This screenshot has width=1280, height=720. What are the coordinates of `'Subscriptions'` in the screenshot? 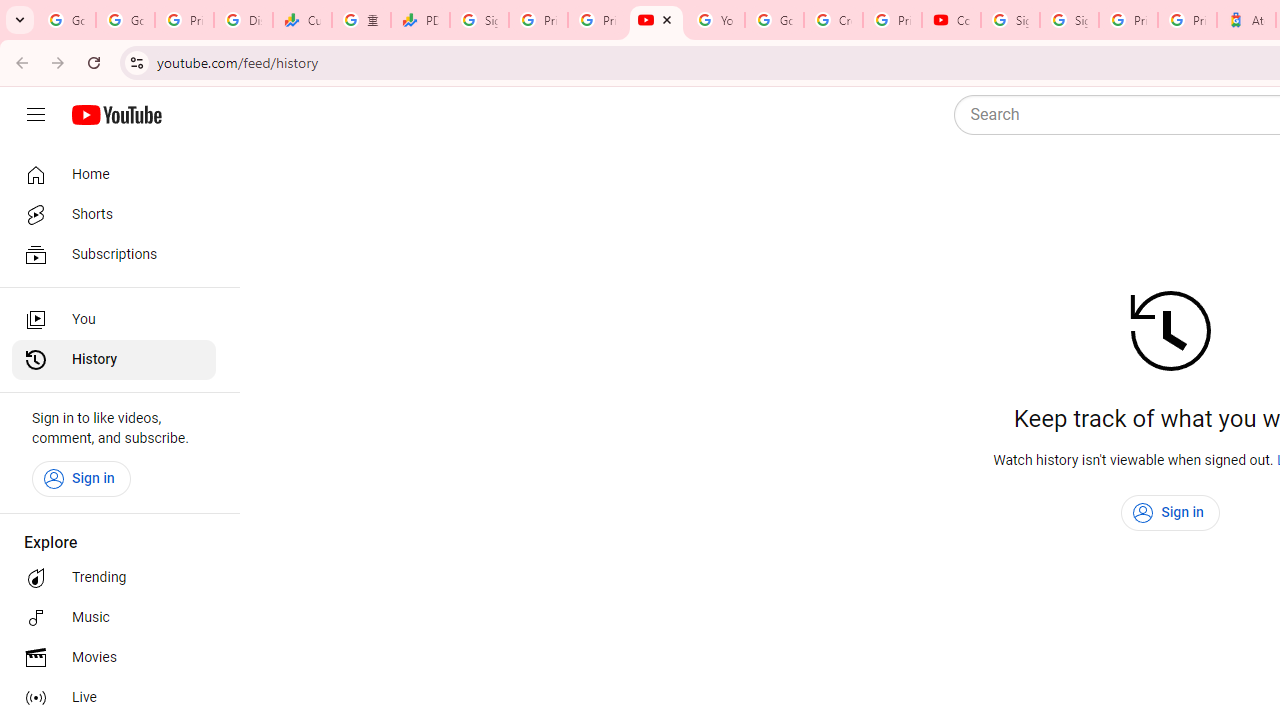 It's located at (112, 253).